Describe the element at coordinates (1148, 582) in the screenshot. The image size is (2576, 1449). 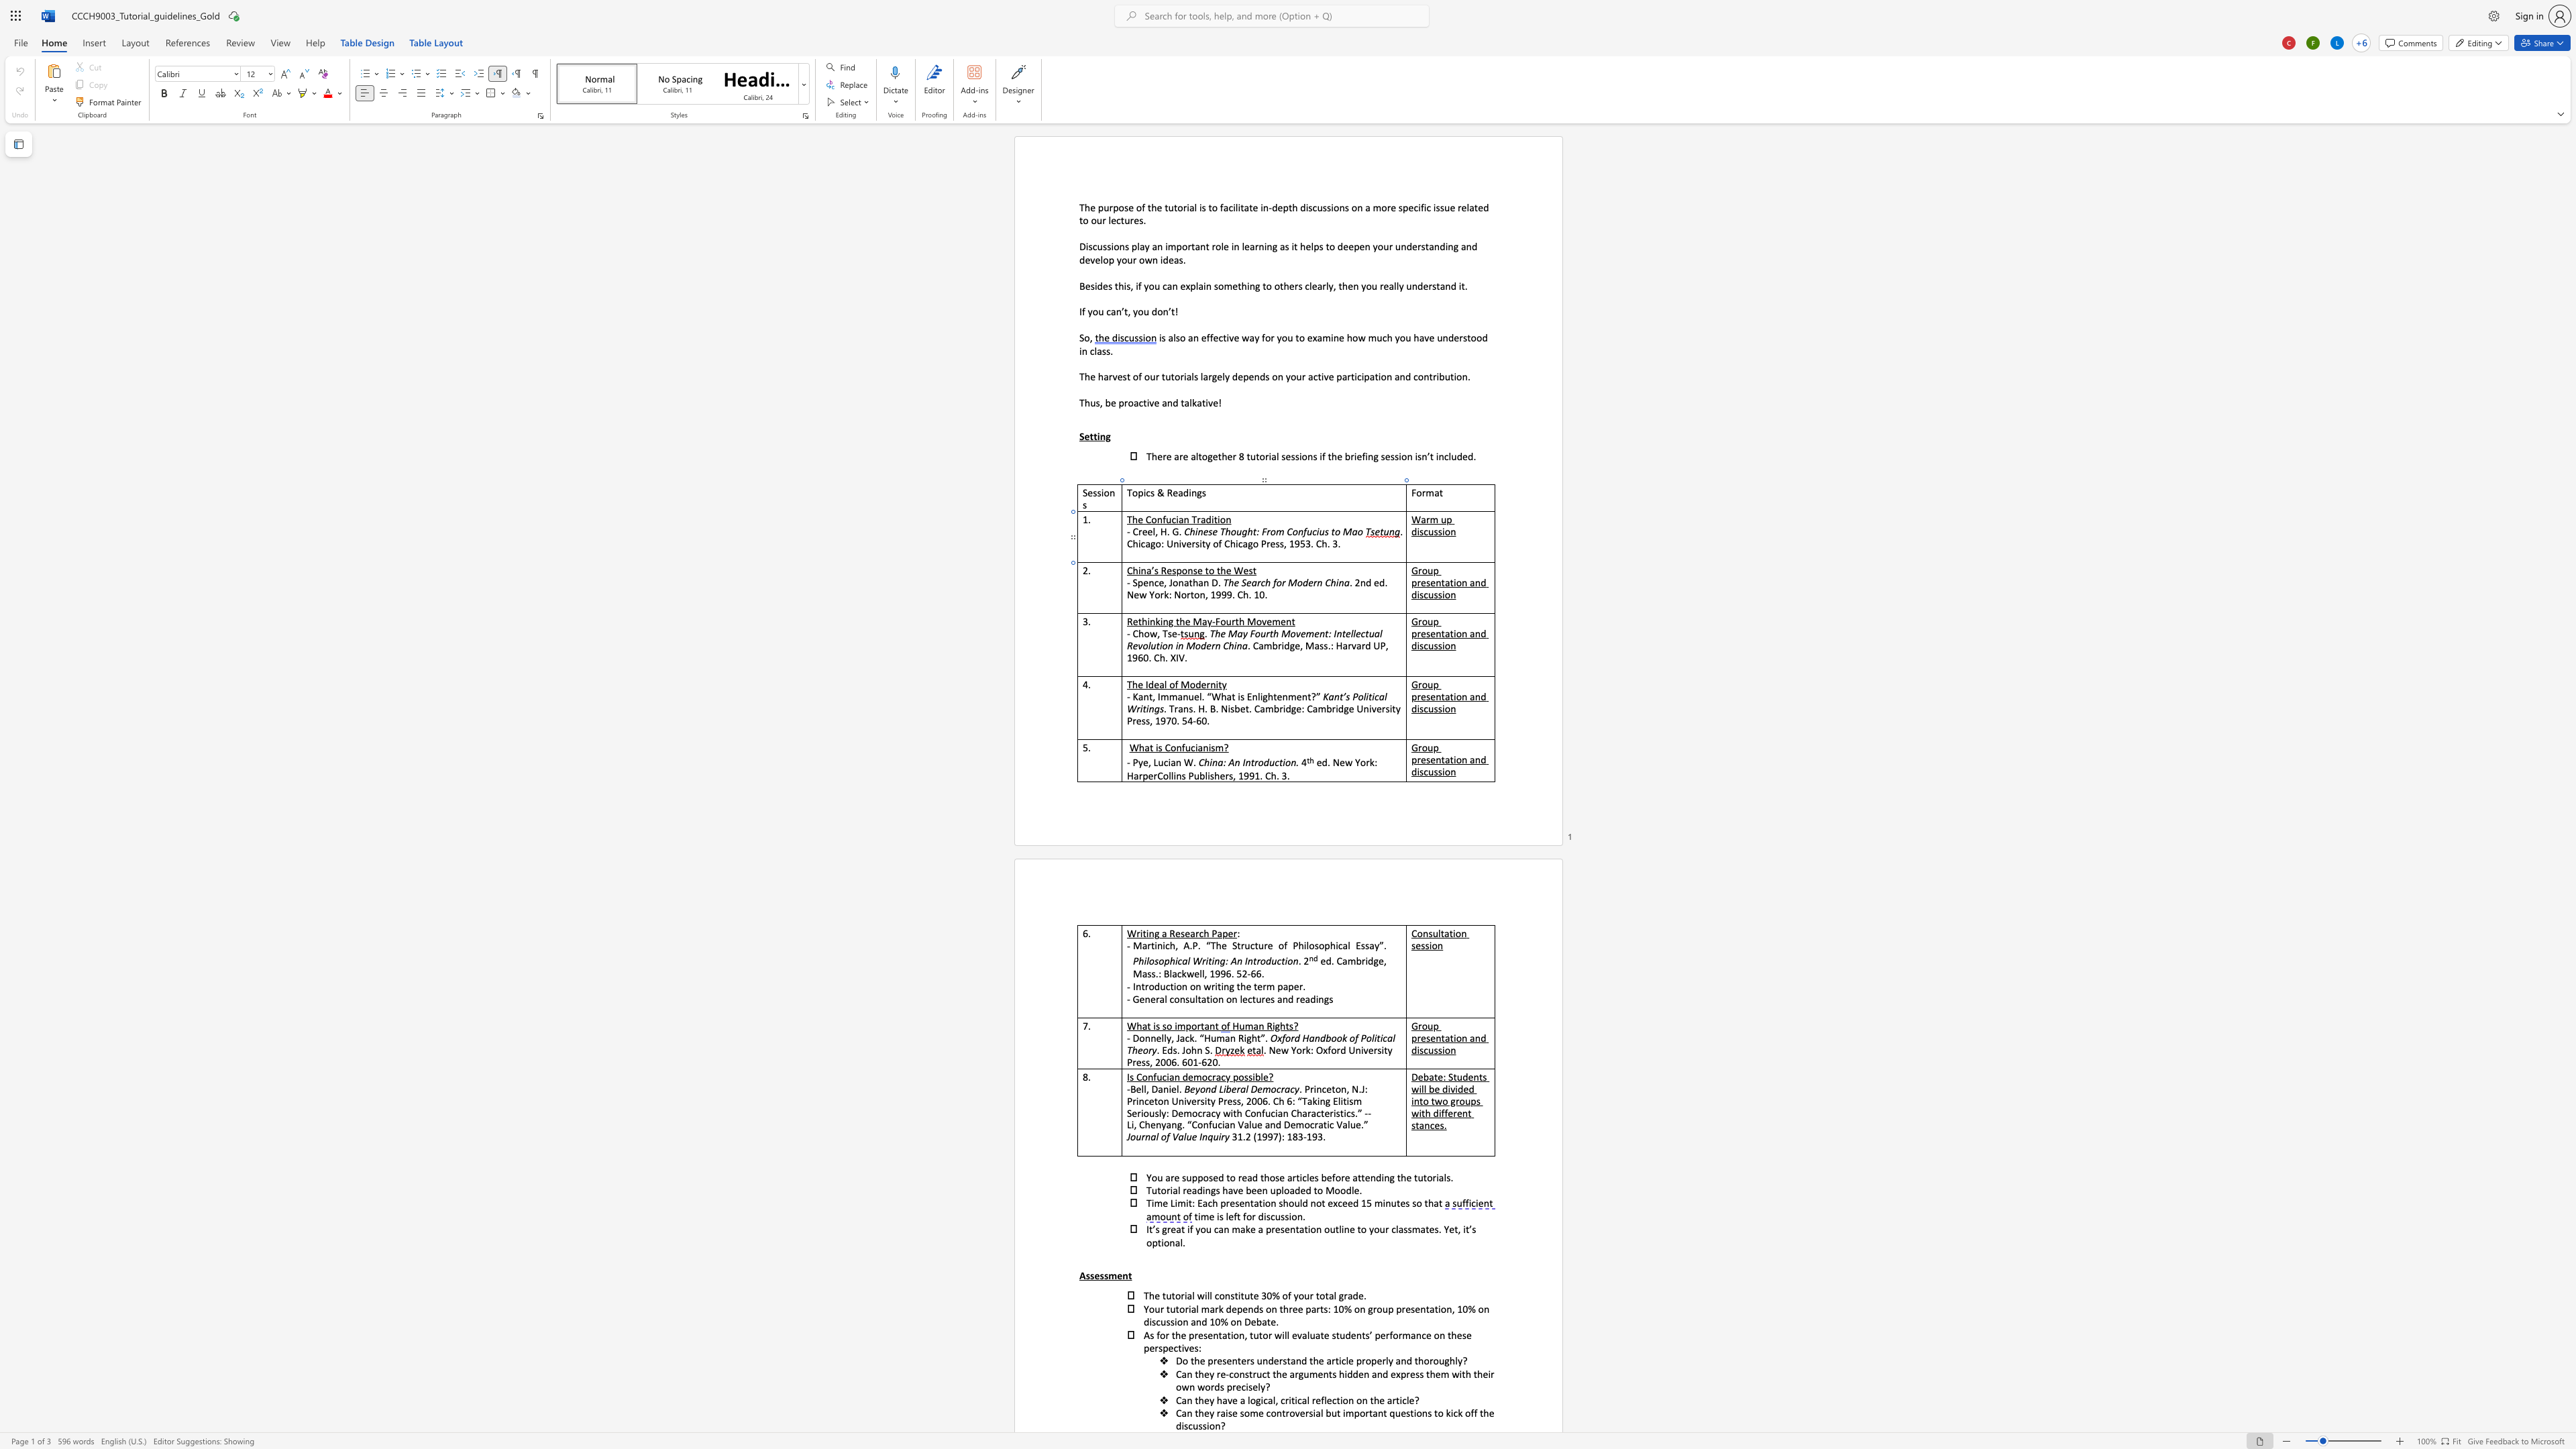
I see `the space between the continuous character "e" and "n" in the text` at that location.